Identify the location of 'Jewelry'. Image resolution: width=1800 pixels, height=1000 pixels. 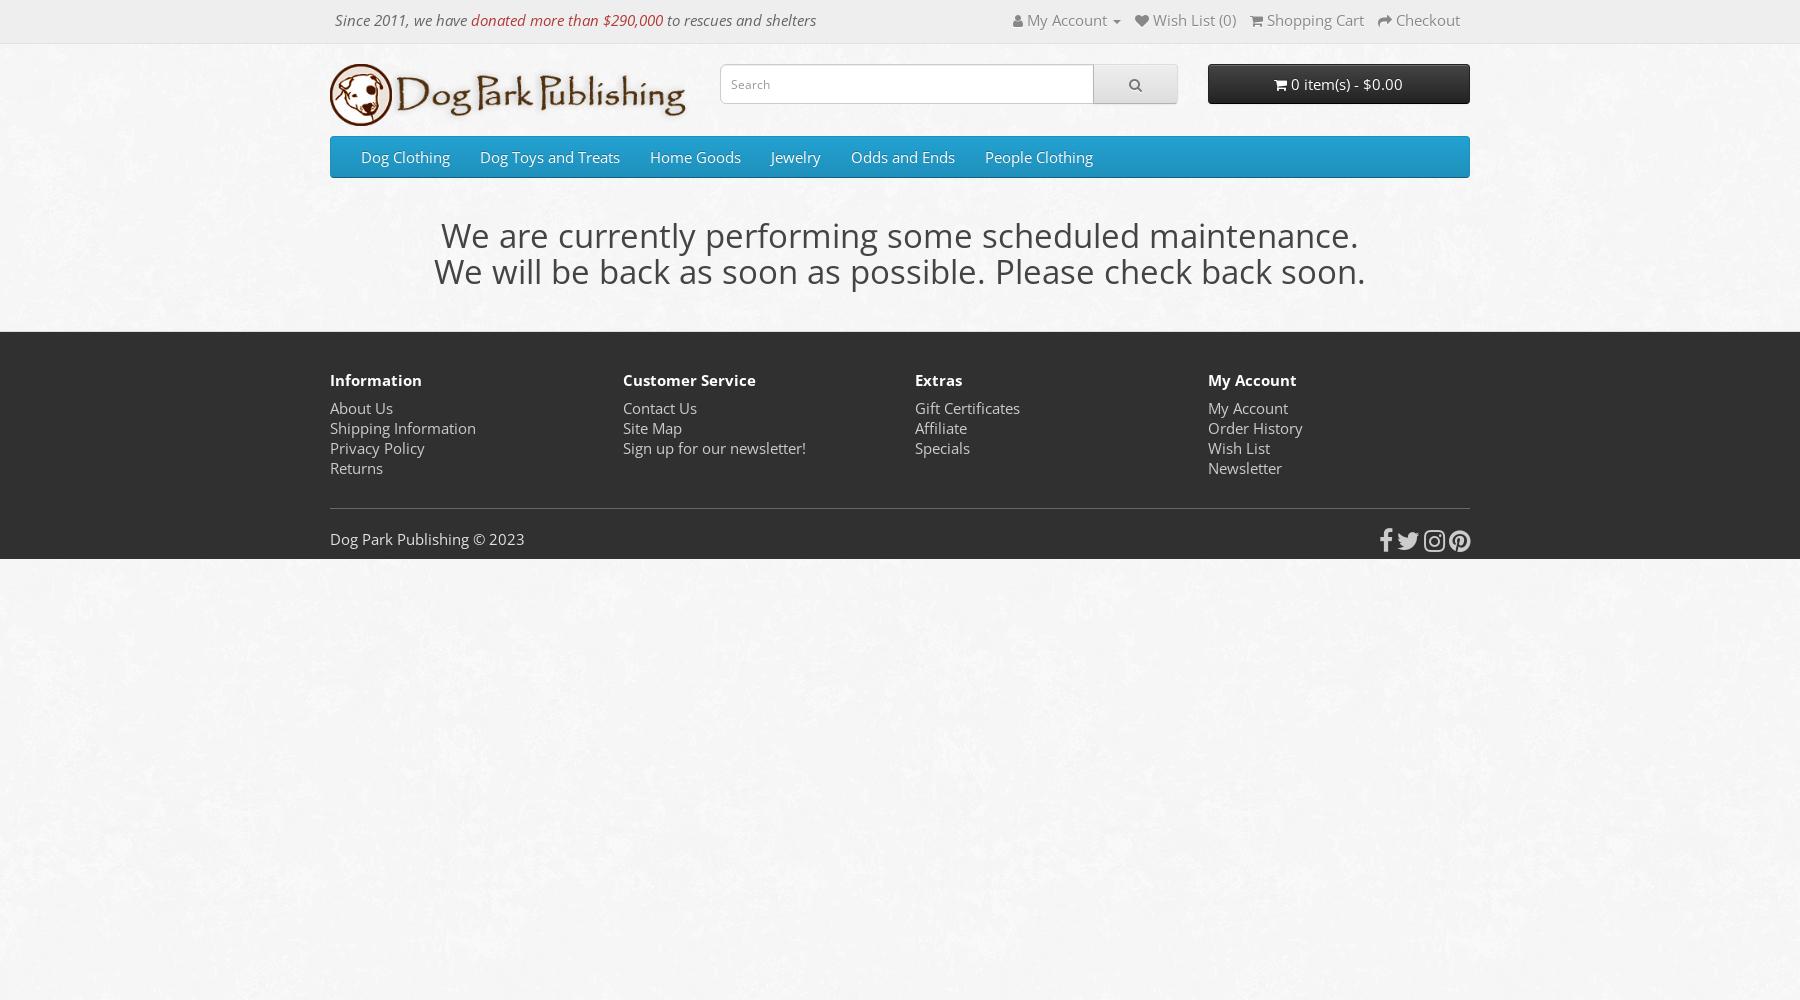
(795, 157).